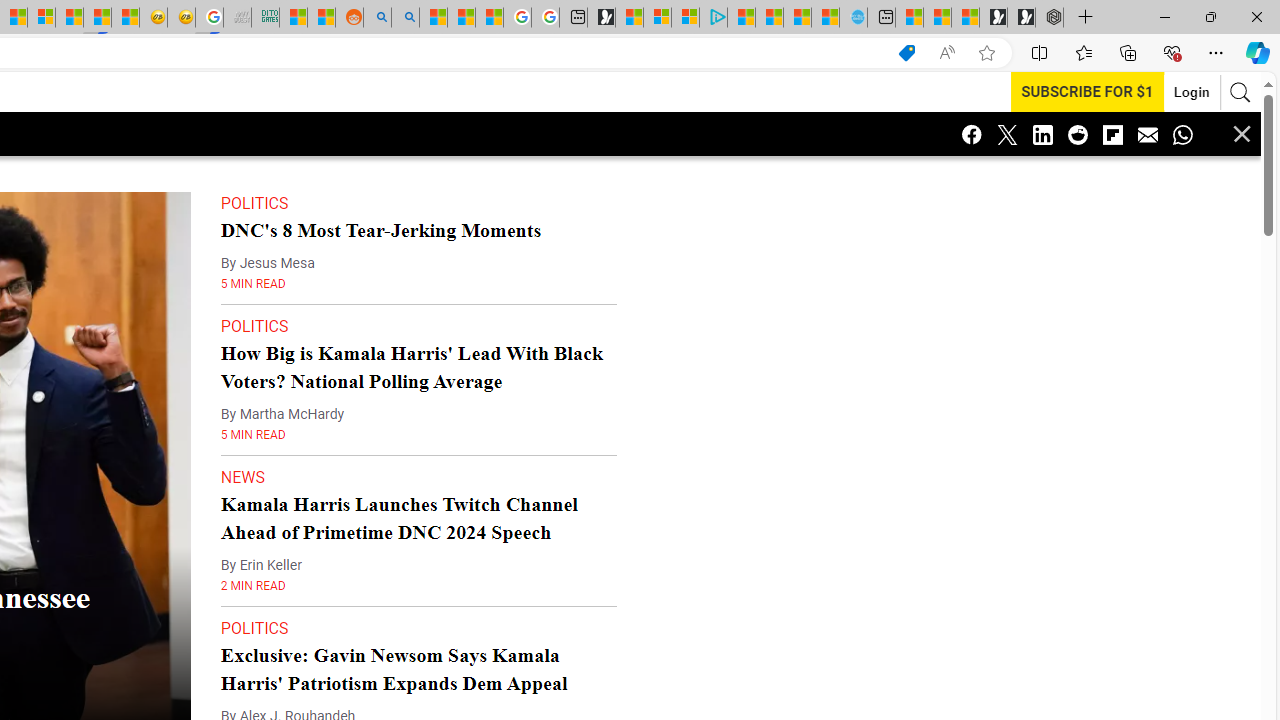 This screenshot has width=1280, height=720. Describe the element at coordinates (96, 17) in the screenshot. I see `'MSN'` at that location.